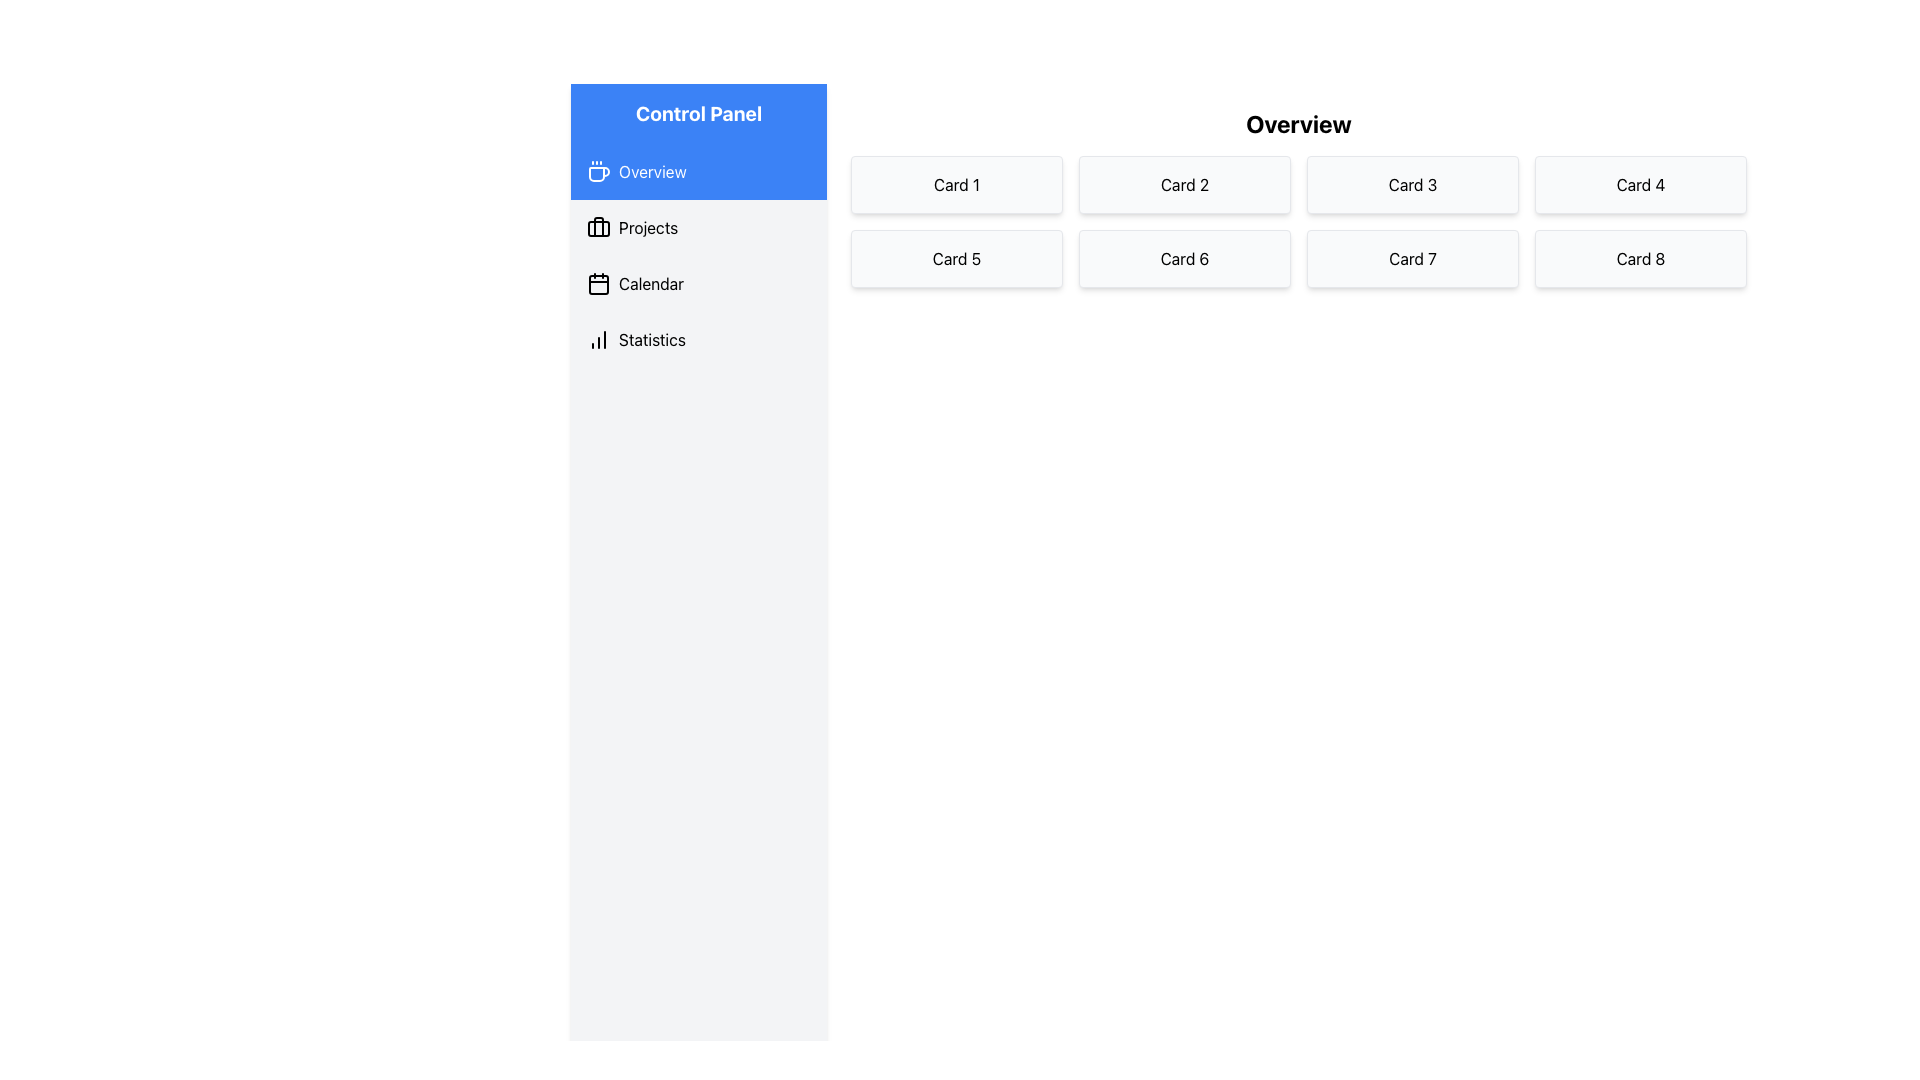 The width and height of the screenshot is (1920, 1080). I want to click on the inner rounded rectangle component of the calendar icon located in the sidebar navigation menu, so click(598, 285).